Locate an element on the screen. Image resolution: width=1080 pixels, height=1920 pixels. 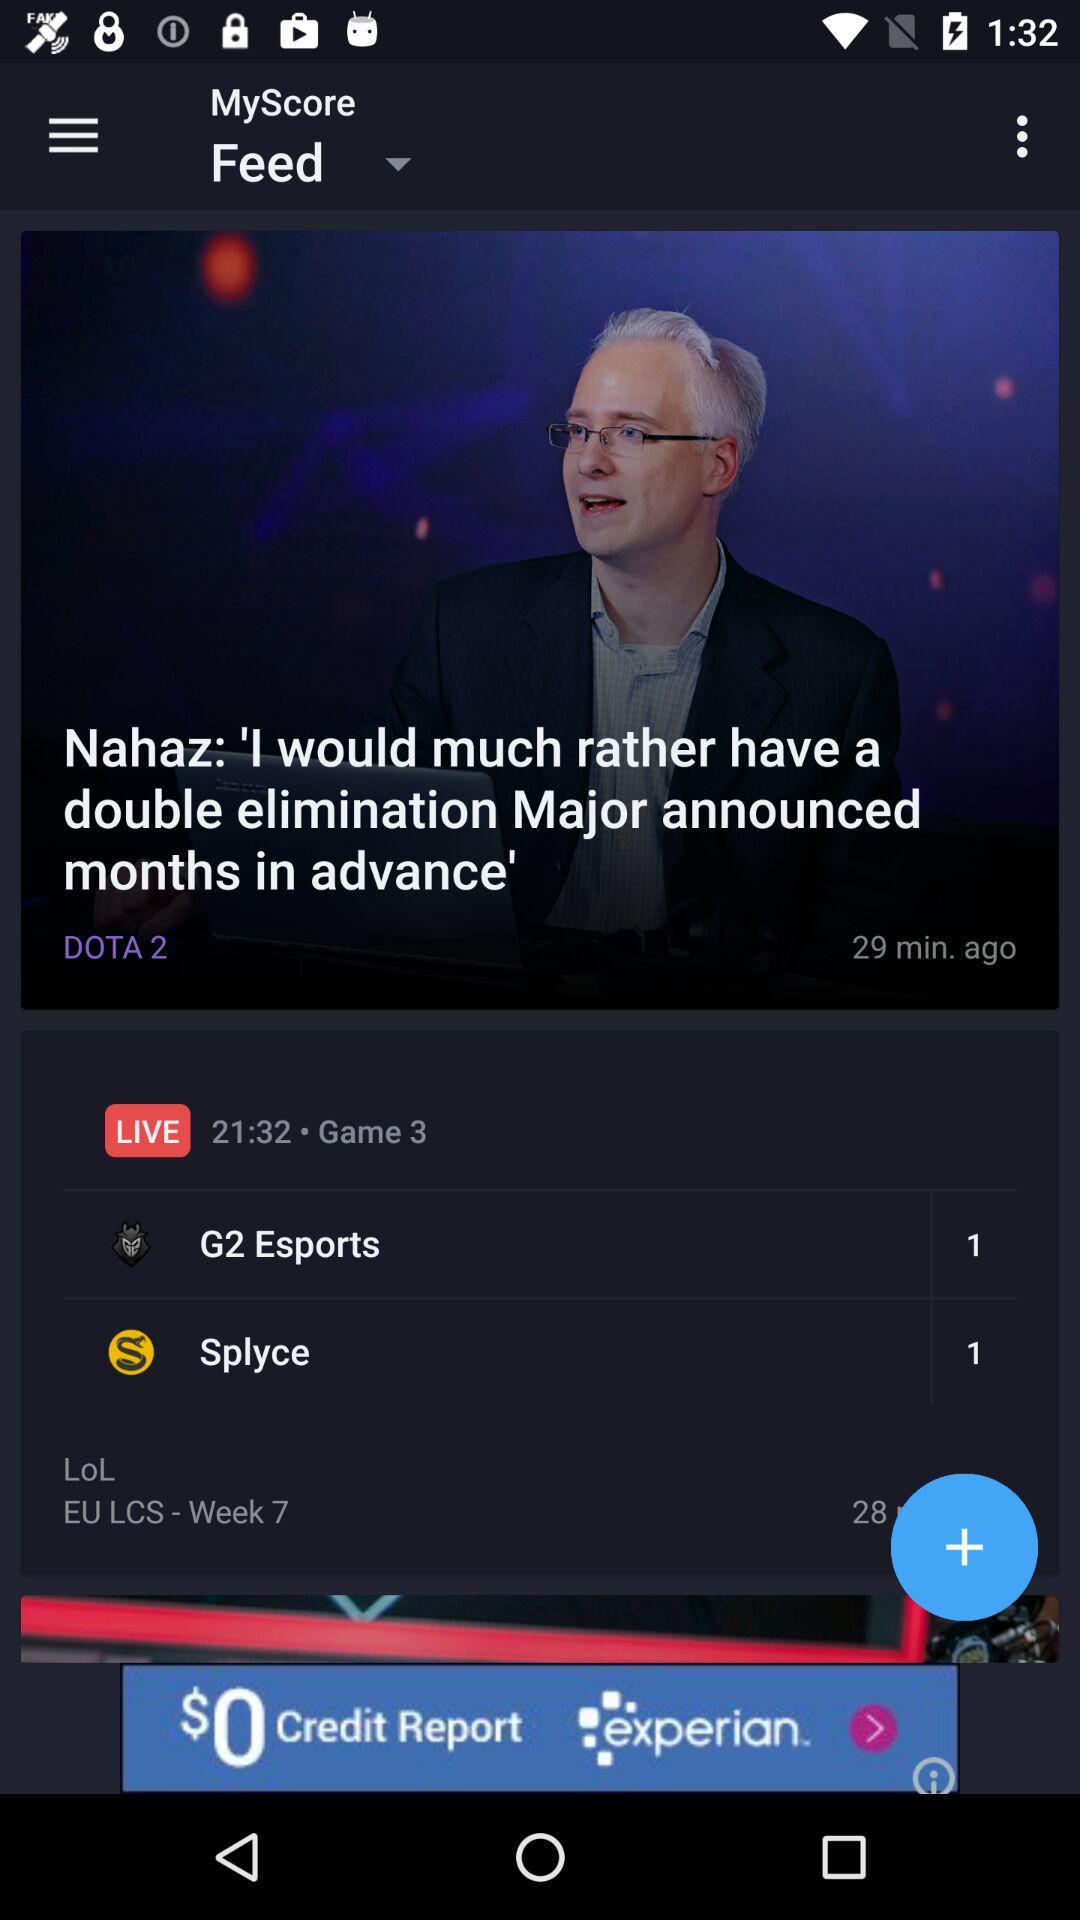
increase is located at coordinates (963, 1546).